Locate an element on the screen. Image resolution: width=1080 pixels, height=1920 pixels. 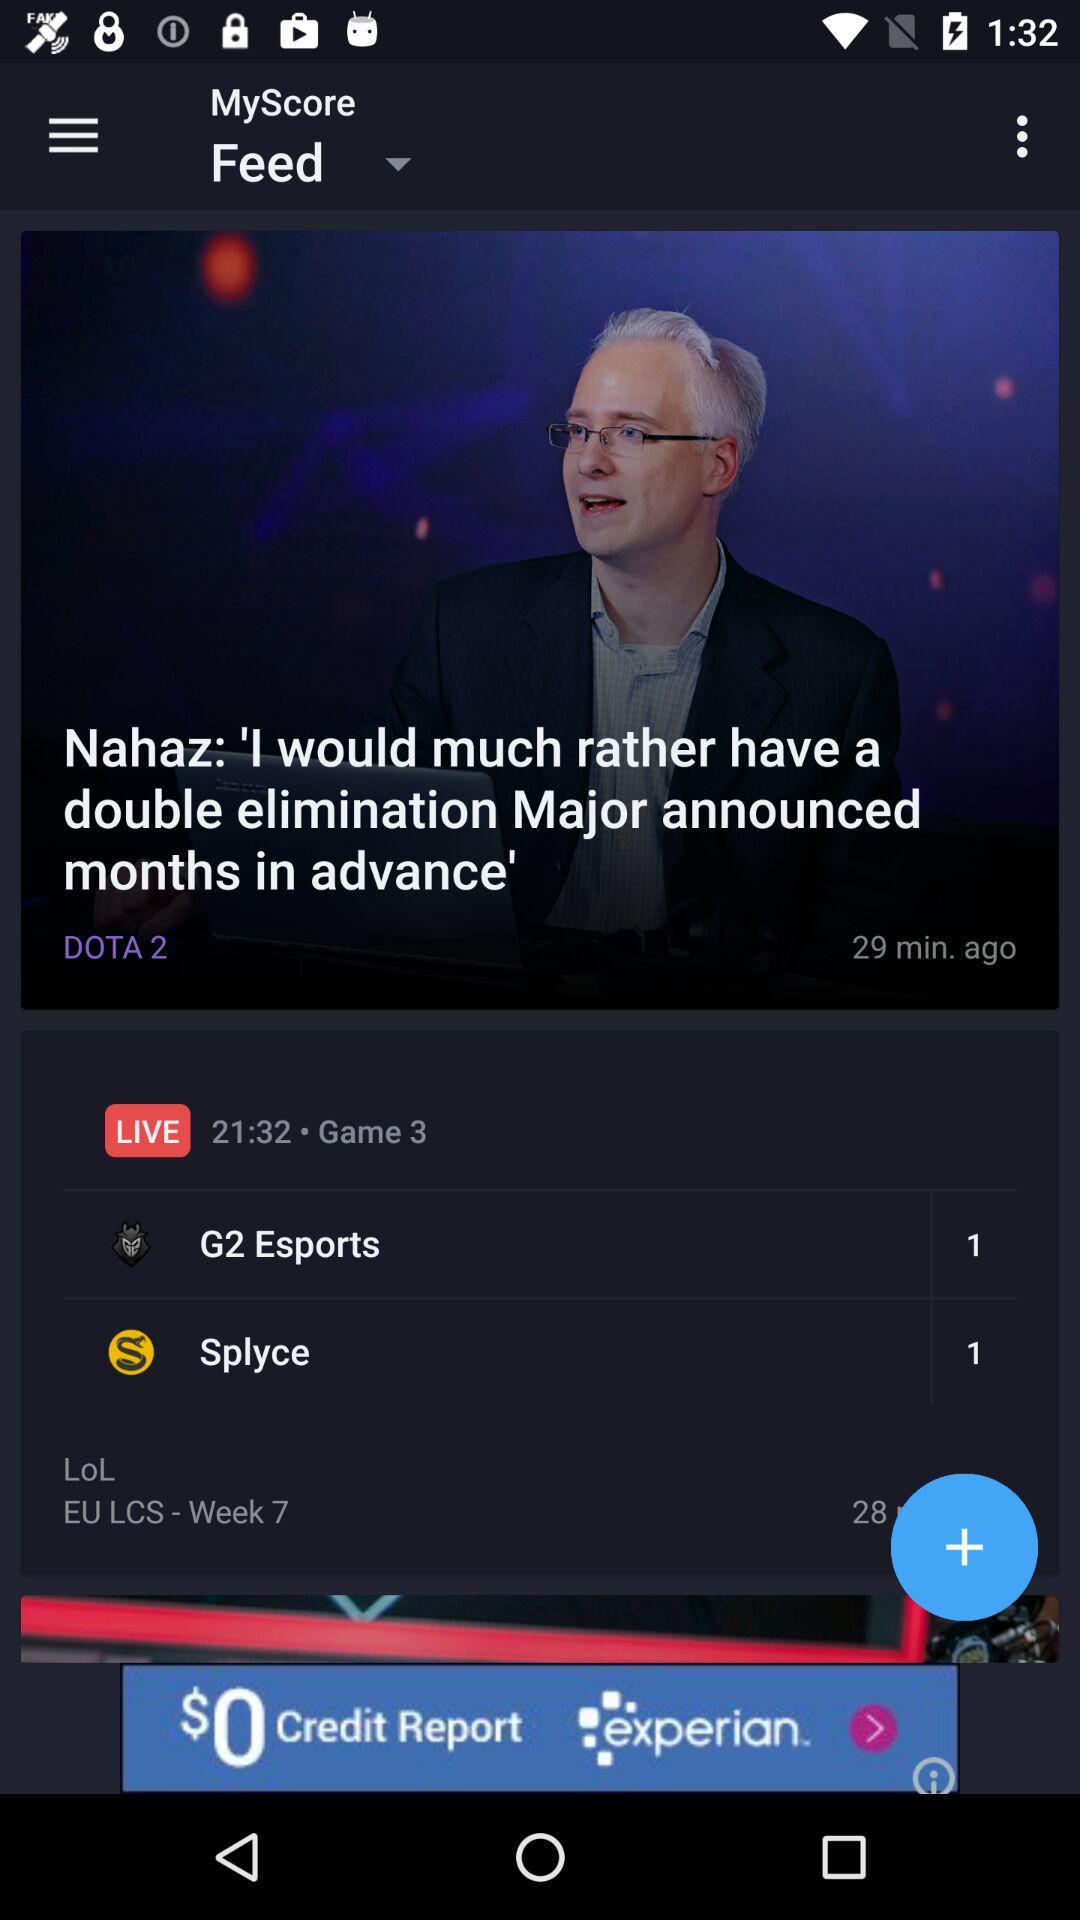
increase is located at coordinates (963, 1546).